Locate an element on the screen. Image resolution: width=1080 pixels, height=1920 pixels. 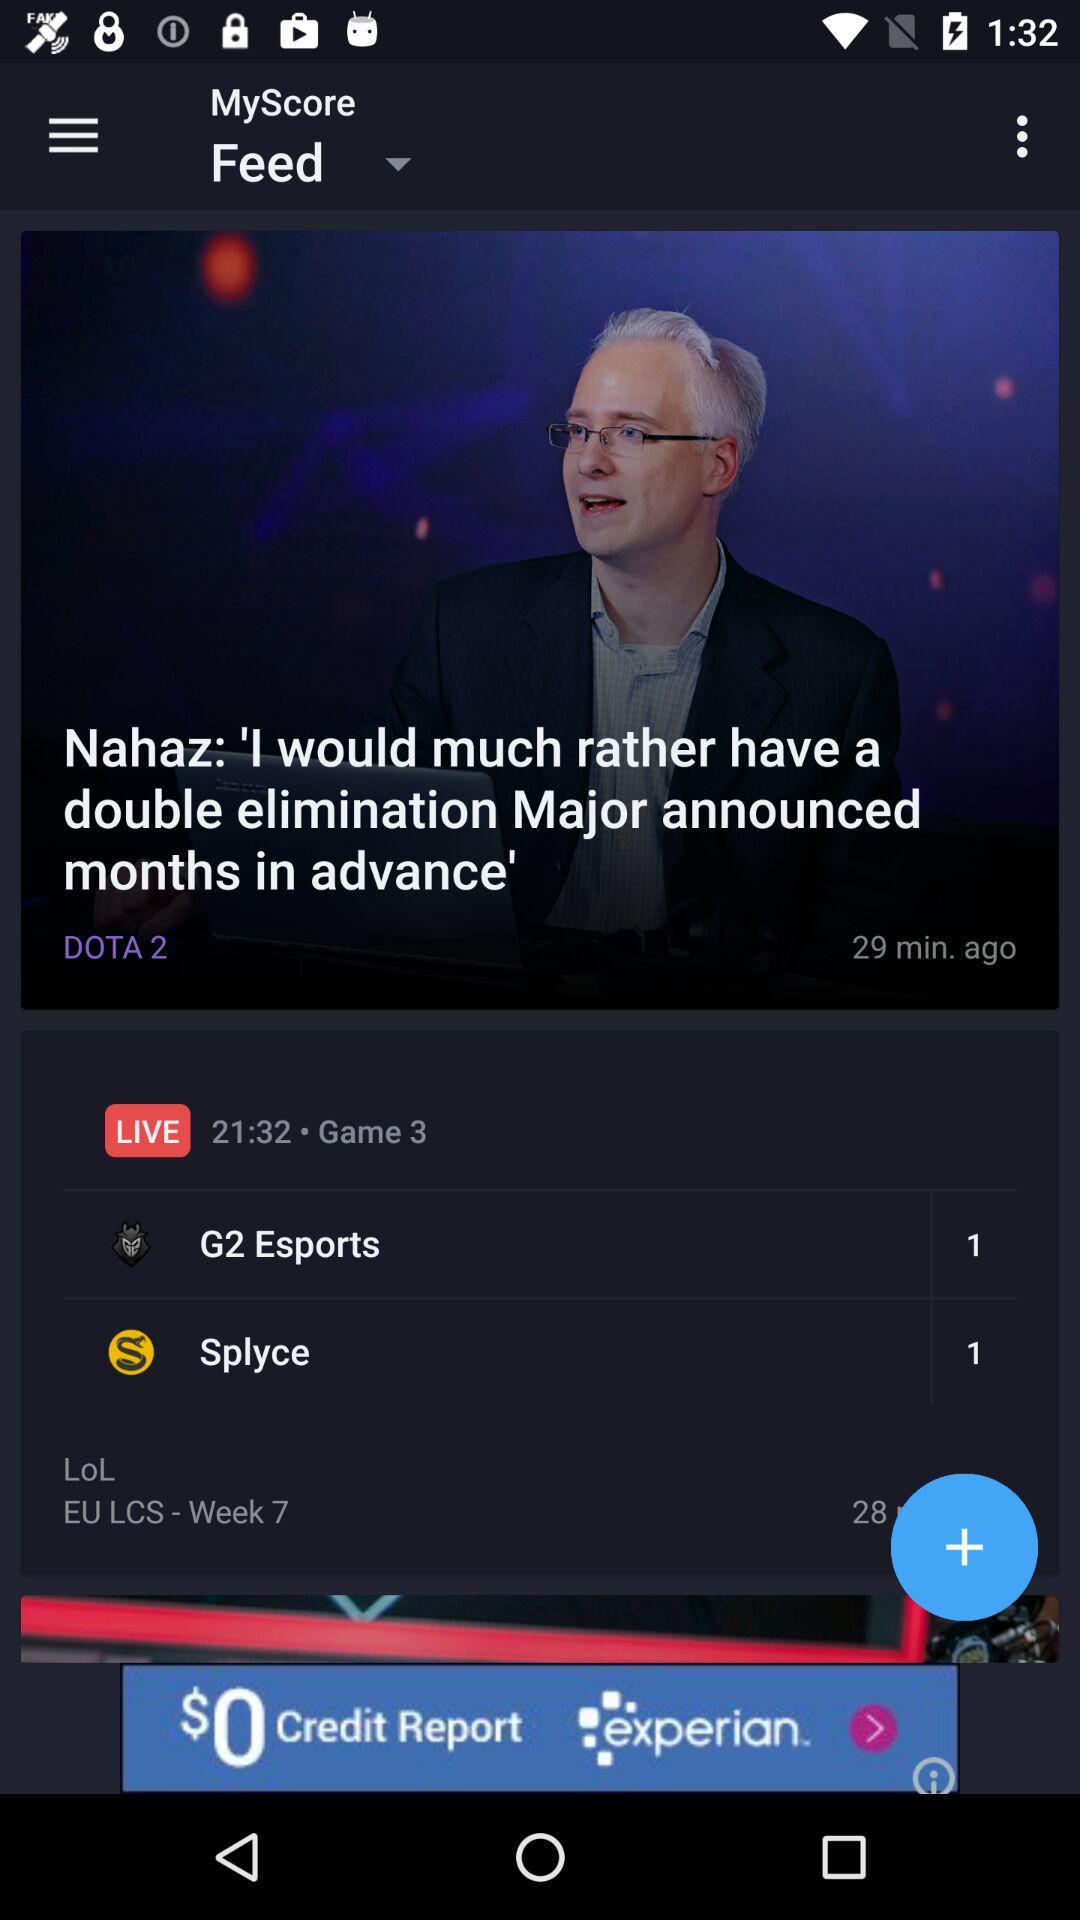
increase is located at coordinates (963, 1546).